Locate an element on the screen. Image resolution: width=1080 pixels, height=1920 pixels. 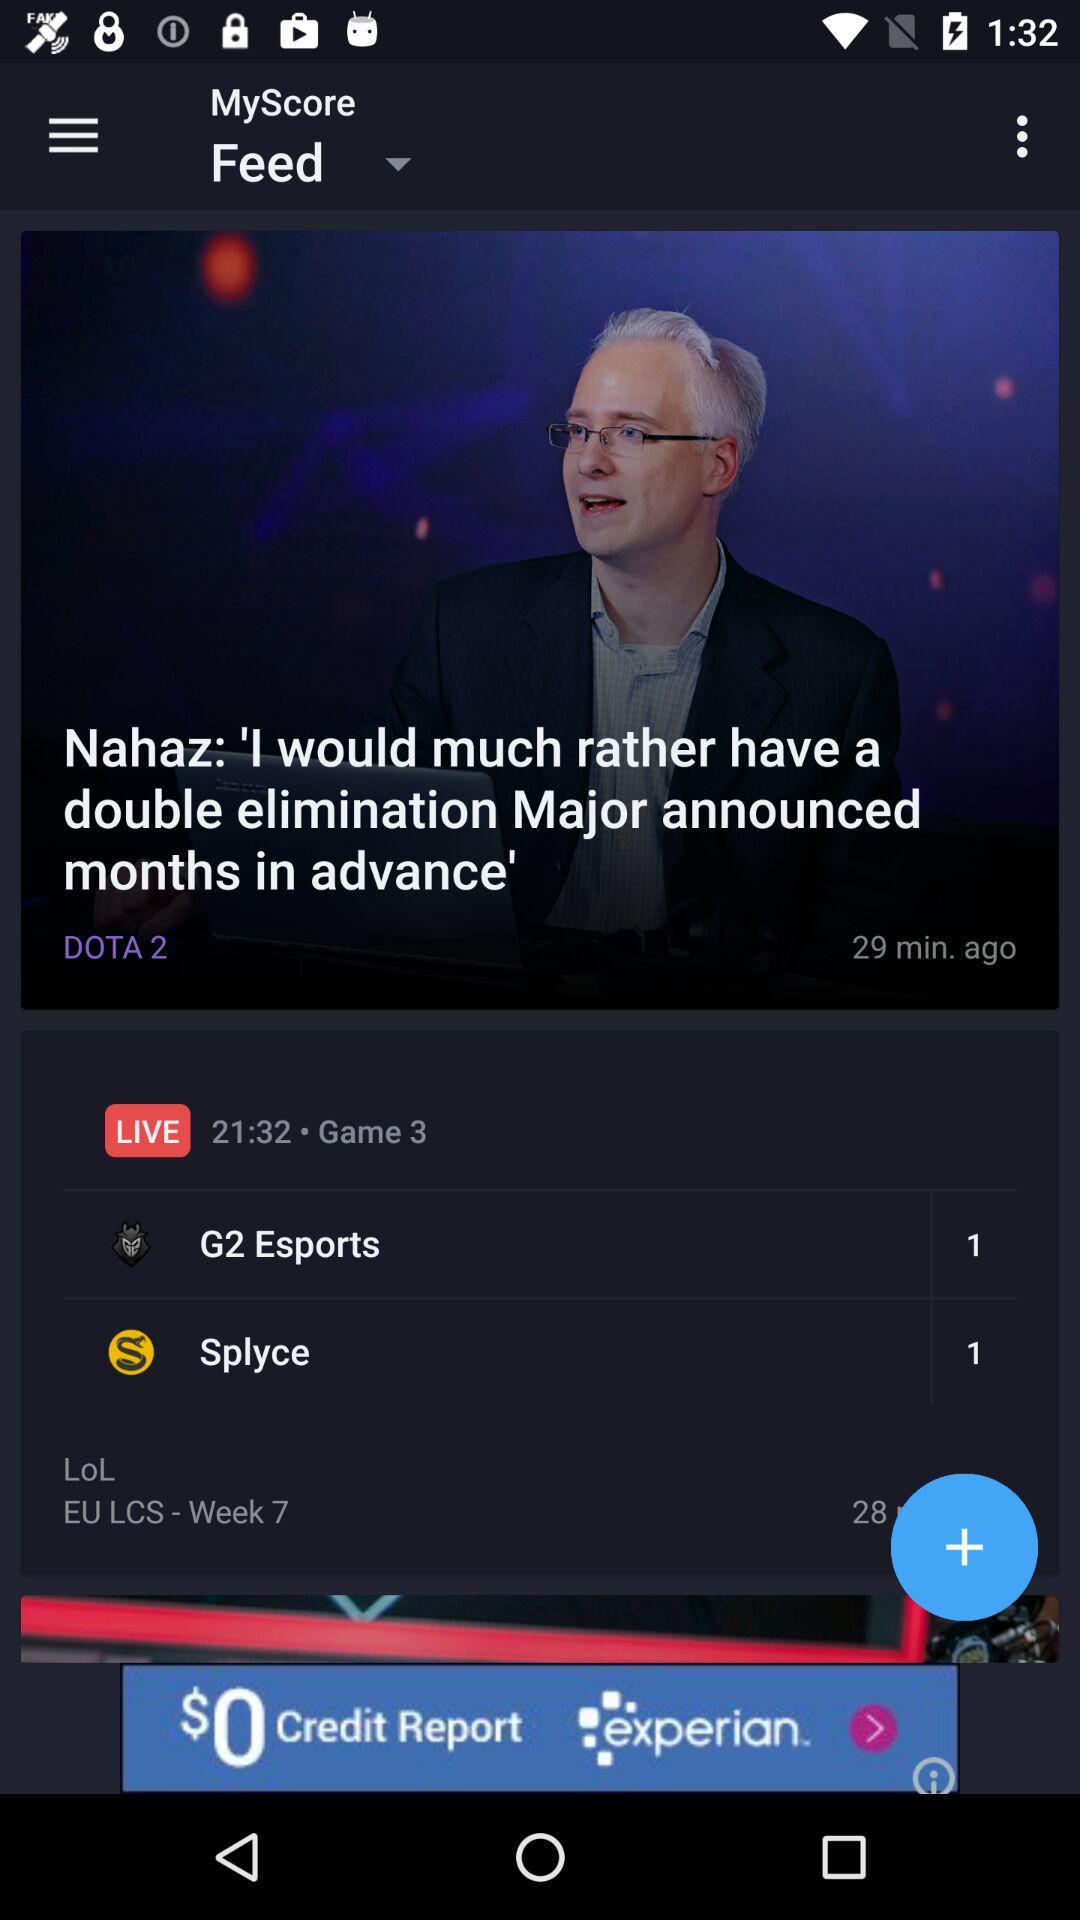
increase is located at coordinates (963, 1546).